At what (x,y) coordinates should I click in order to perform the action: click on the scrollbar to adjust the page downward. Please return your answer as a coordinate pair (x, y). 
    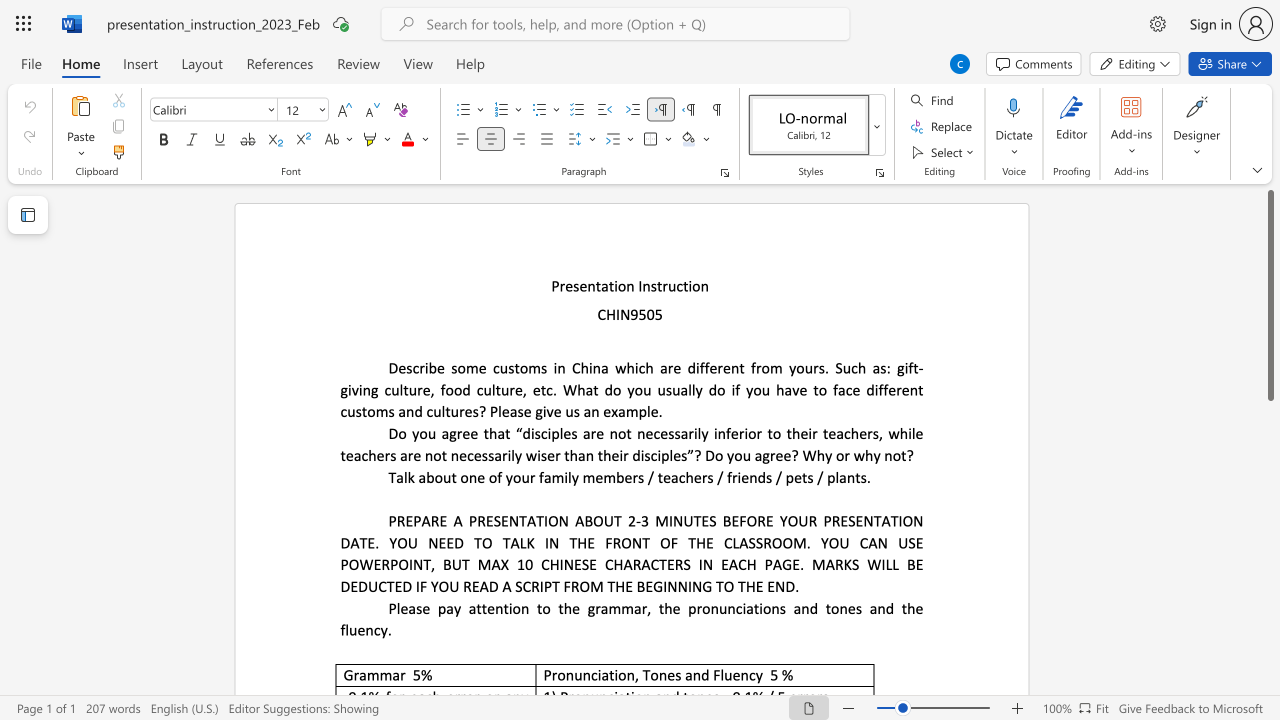
    Looking at the image, I should click on (1269, 480).